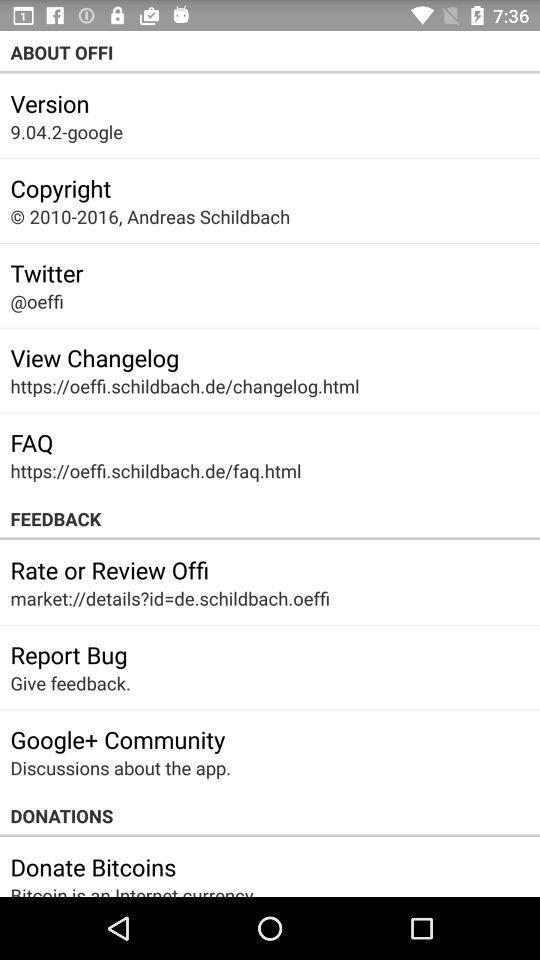  Describe the element at coordinates (68, 653) in the screenshot. I see `the report bug icon` at that location.